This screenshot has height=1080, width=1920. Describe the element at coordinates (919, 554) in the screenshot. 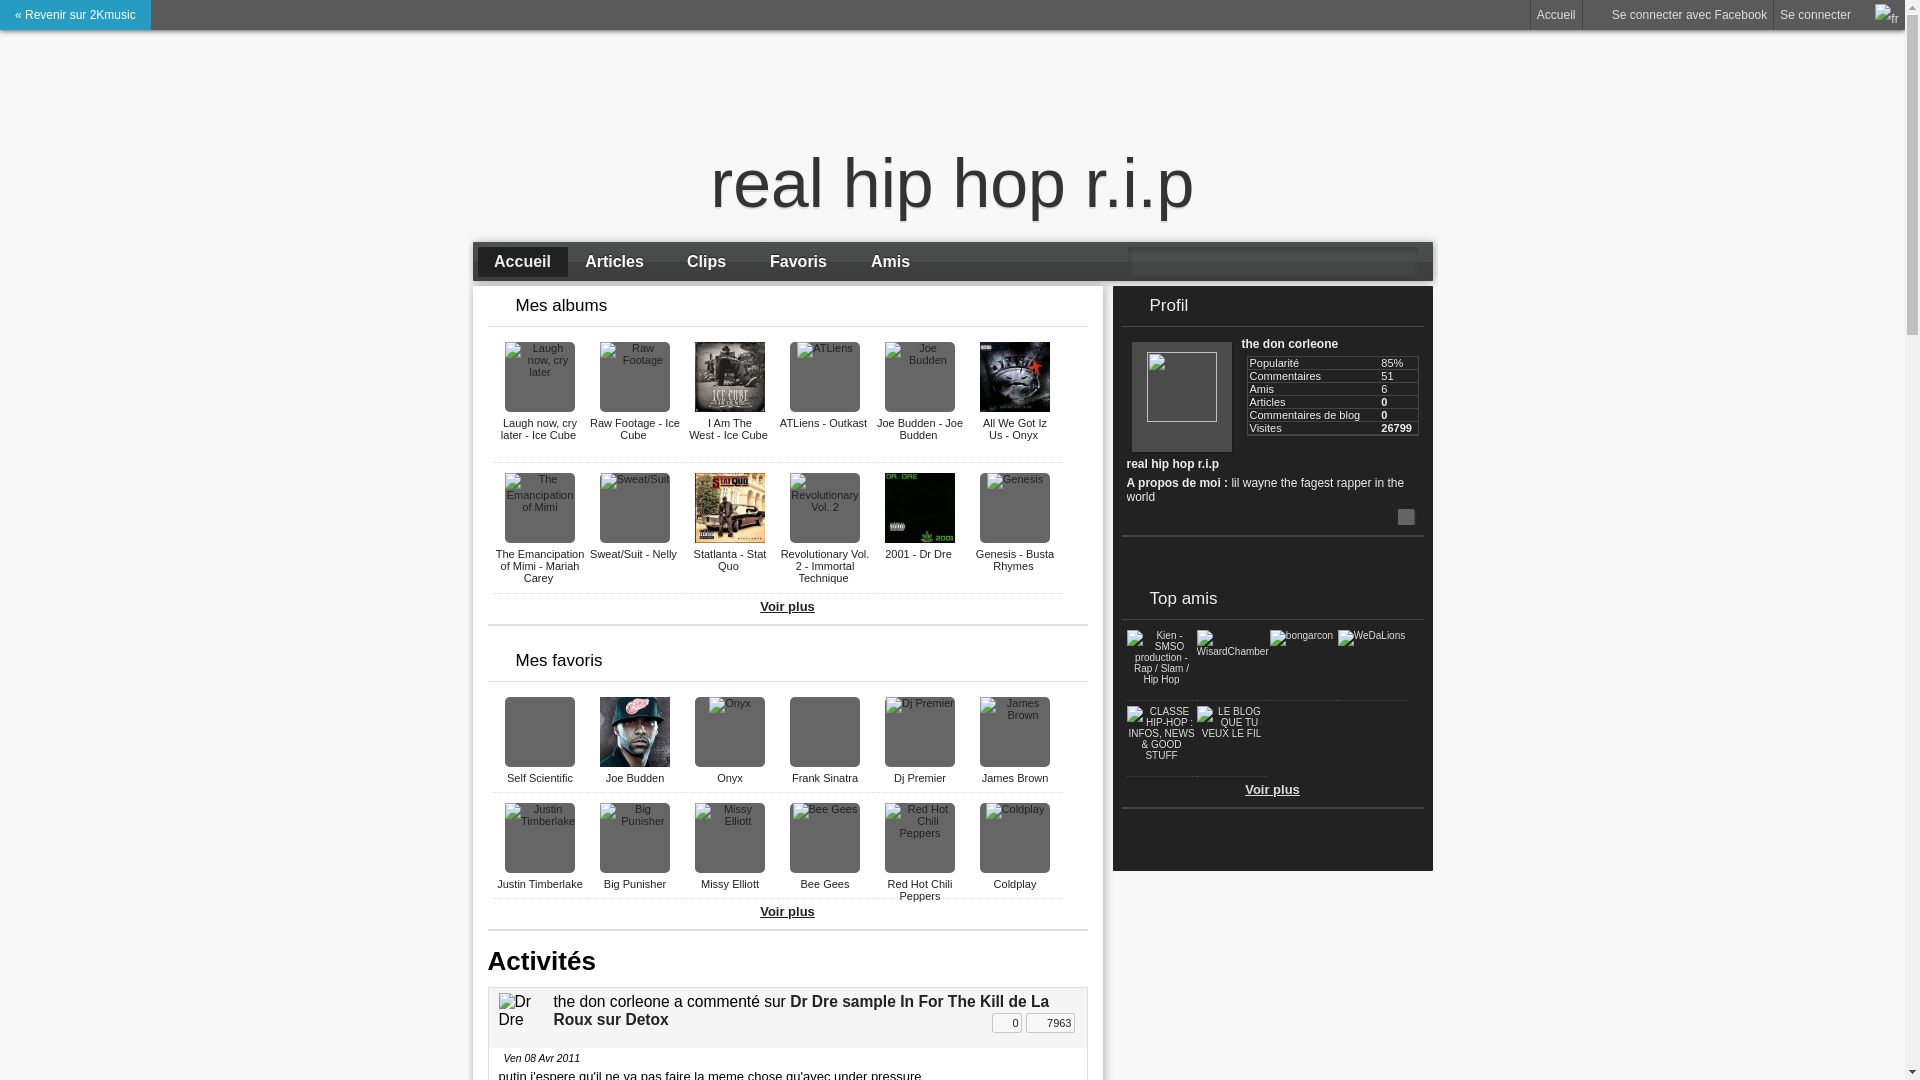

I see `'2001 - Dr Dre '` at that location.